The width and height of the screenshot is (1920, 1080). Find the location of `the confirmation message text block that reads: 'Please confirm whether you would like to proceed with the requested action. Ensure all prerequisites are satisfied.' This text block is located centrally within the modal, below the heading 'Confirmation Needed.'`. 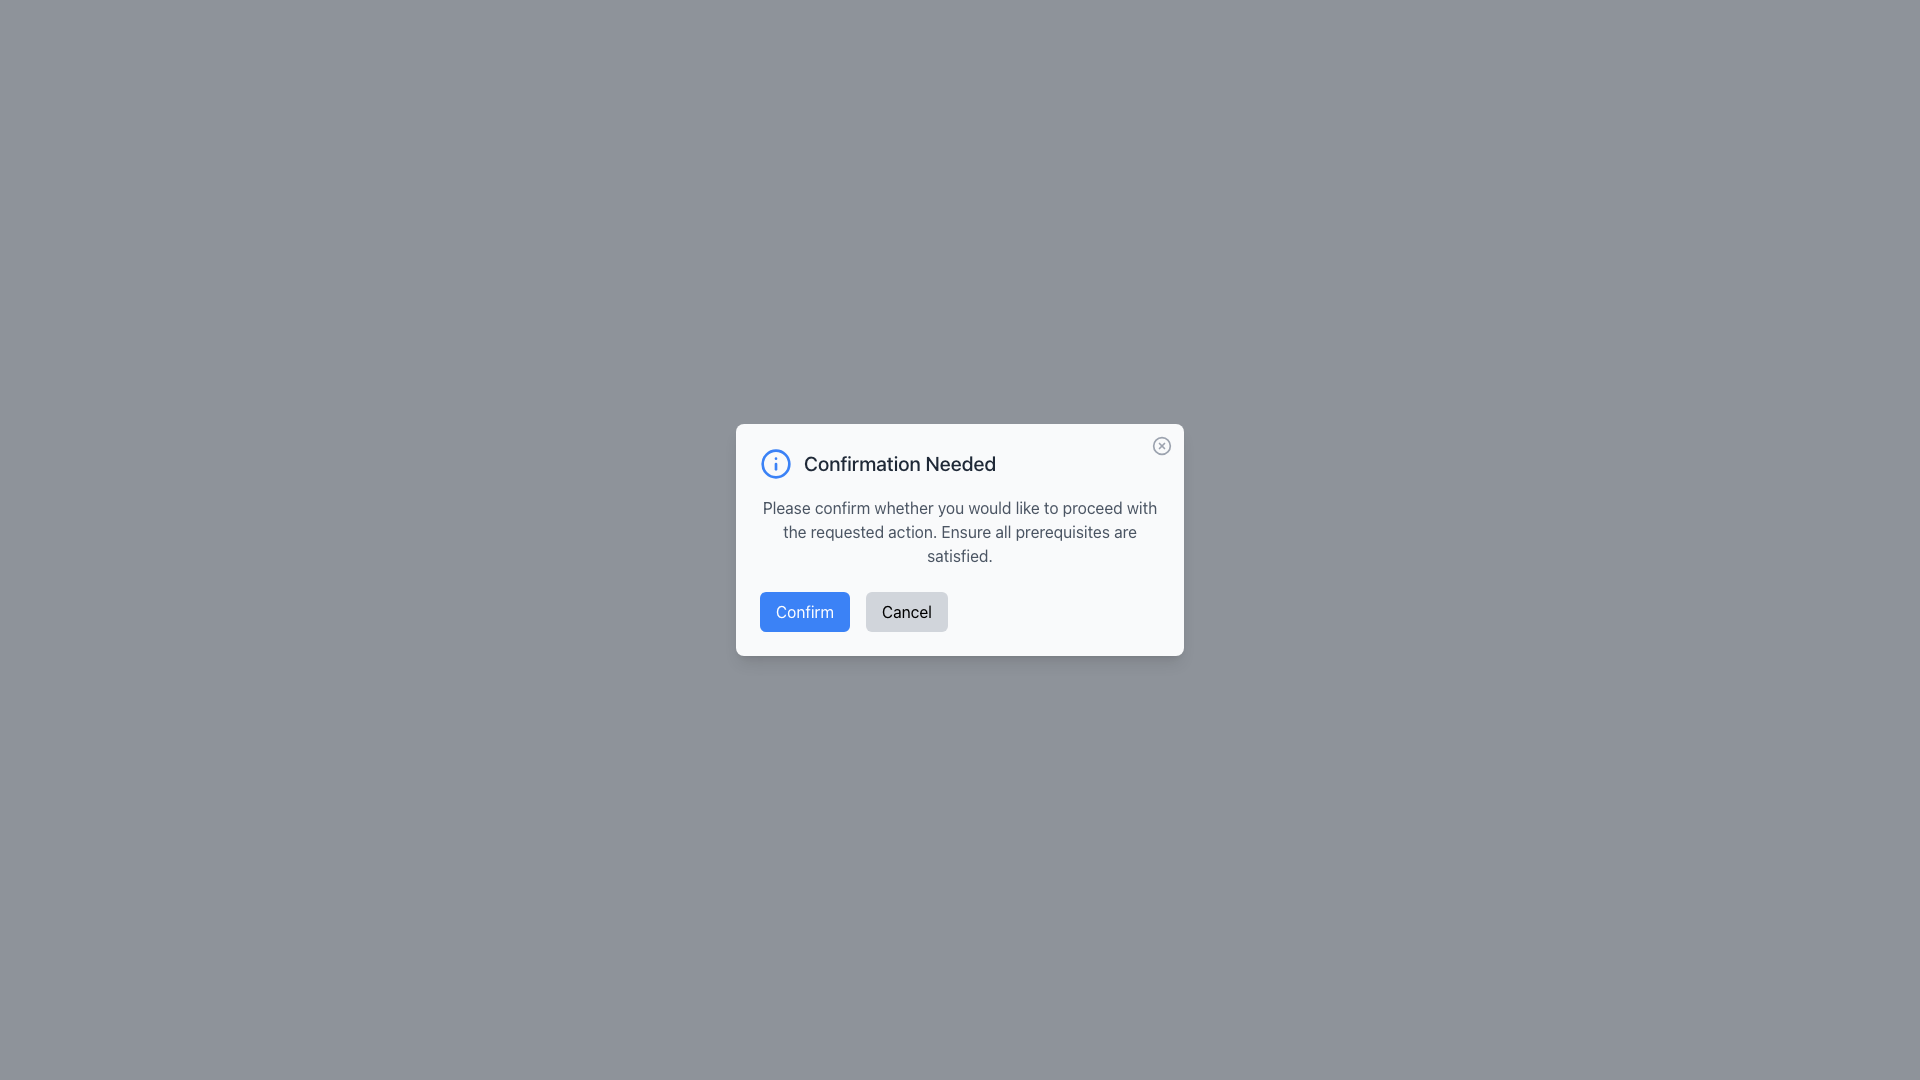

the confirmation message text block that reads: 'Please confirm whether you would like to proceed with the requested action. Ensure all prerequisites are satisfied.' This text block is located centrally within the modal, below the heading 'Confirmation Needed.' is located at coordinates (960, 531).